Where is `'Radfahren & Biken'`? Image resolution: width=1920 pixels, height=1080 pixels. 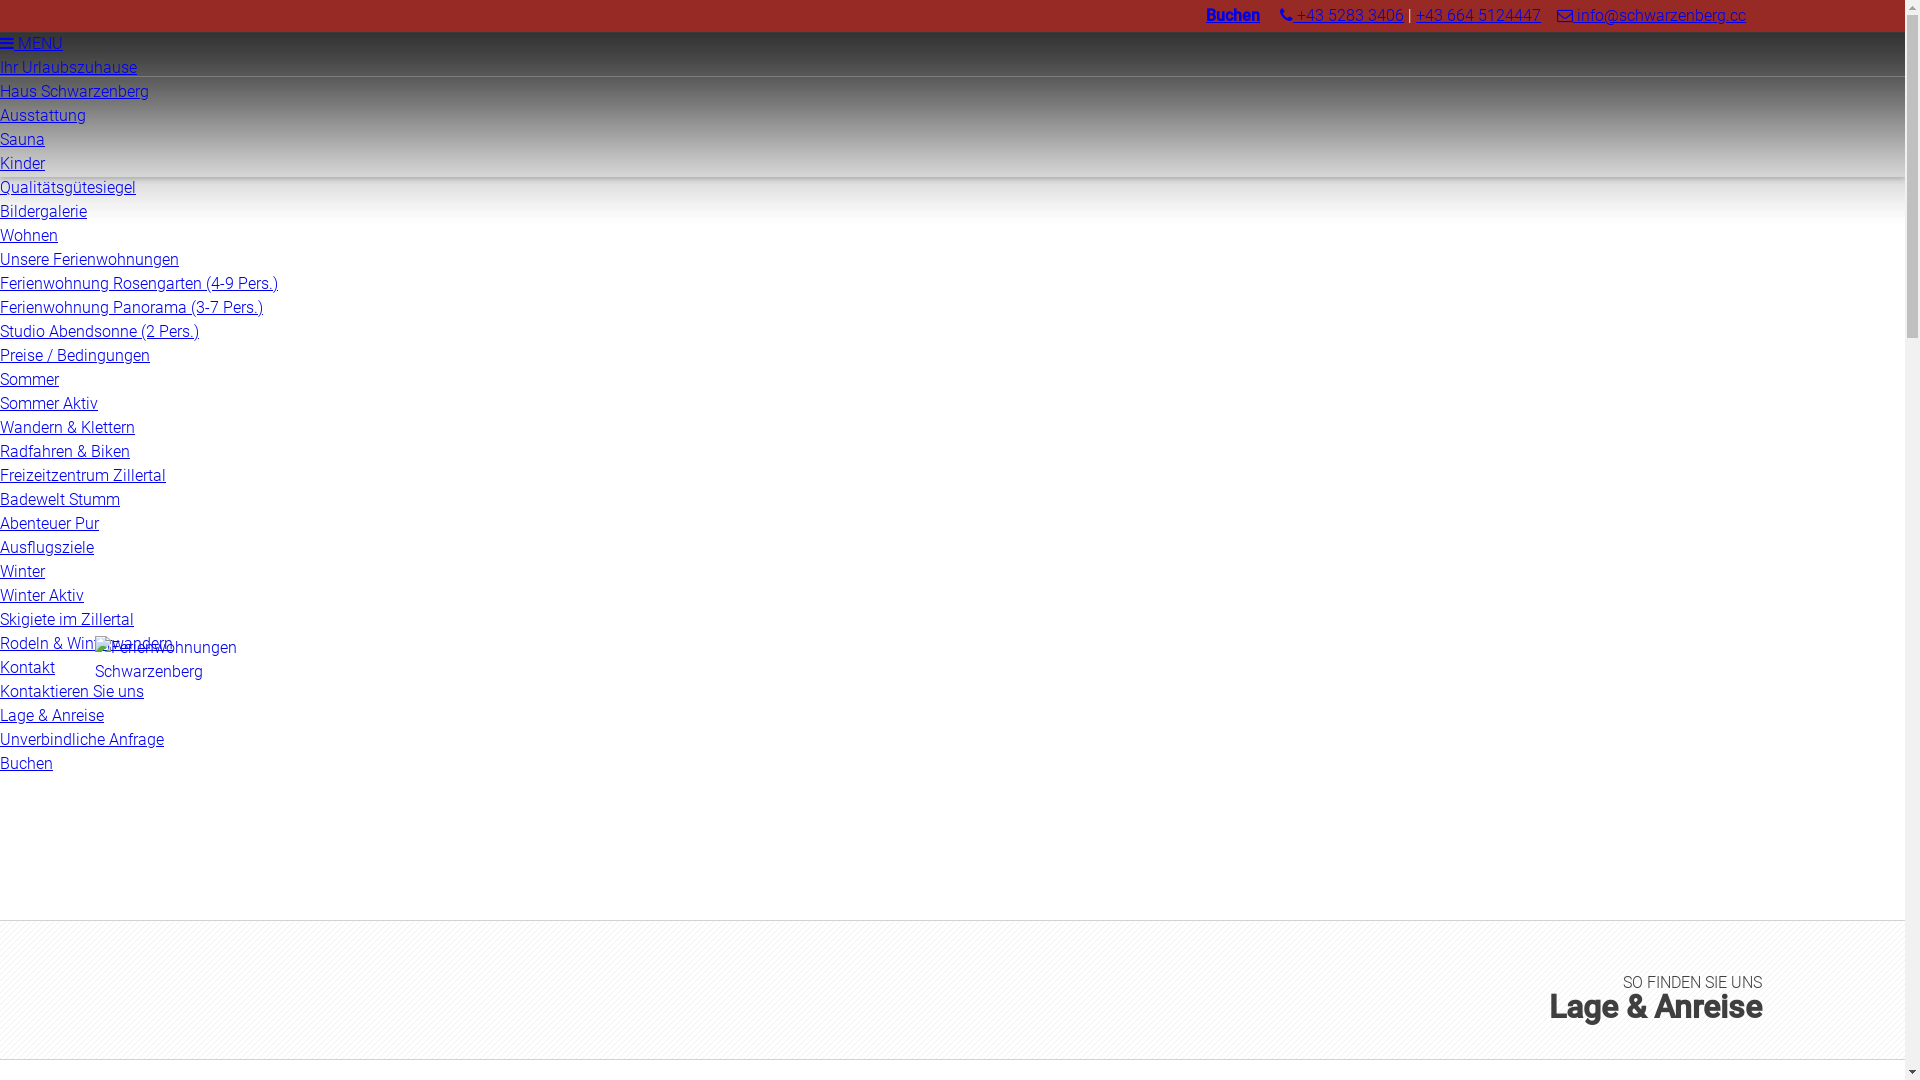 'Radfahren & Biken' is located at coordinates (65, 451).